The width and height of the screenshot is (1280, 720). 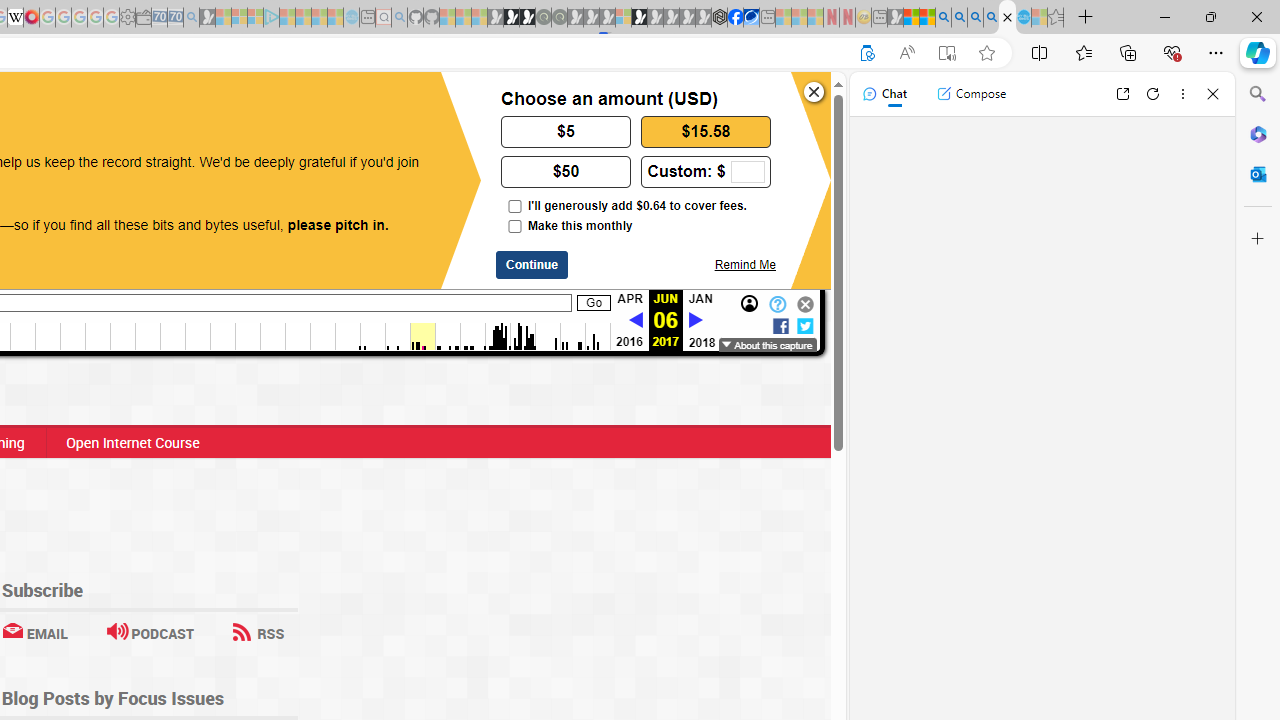 What do you see at coordinates (746, 171) in the screenshot?
I see `'AutomationID: custom-amount-input'` at bounding box center [746, 171].